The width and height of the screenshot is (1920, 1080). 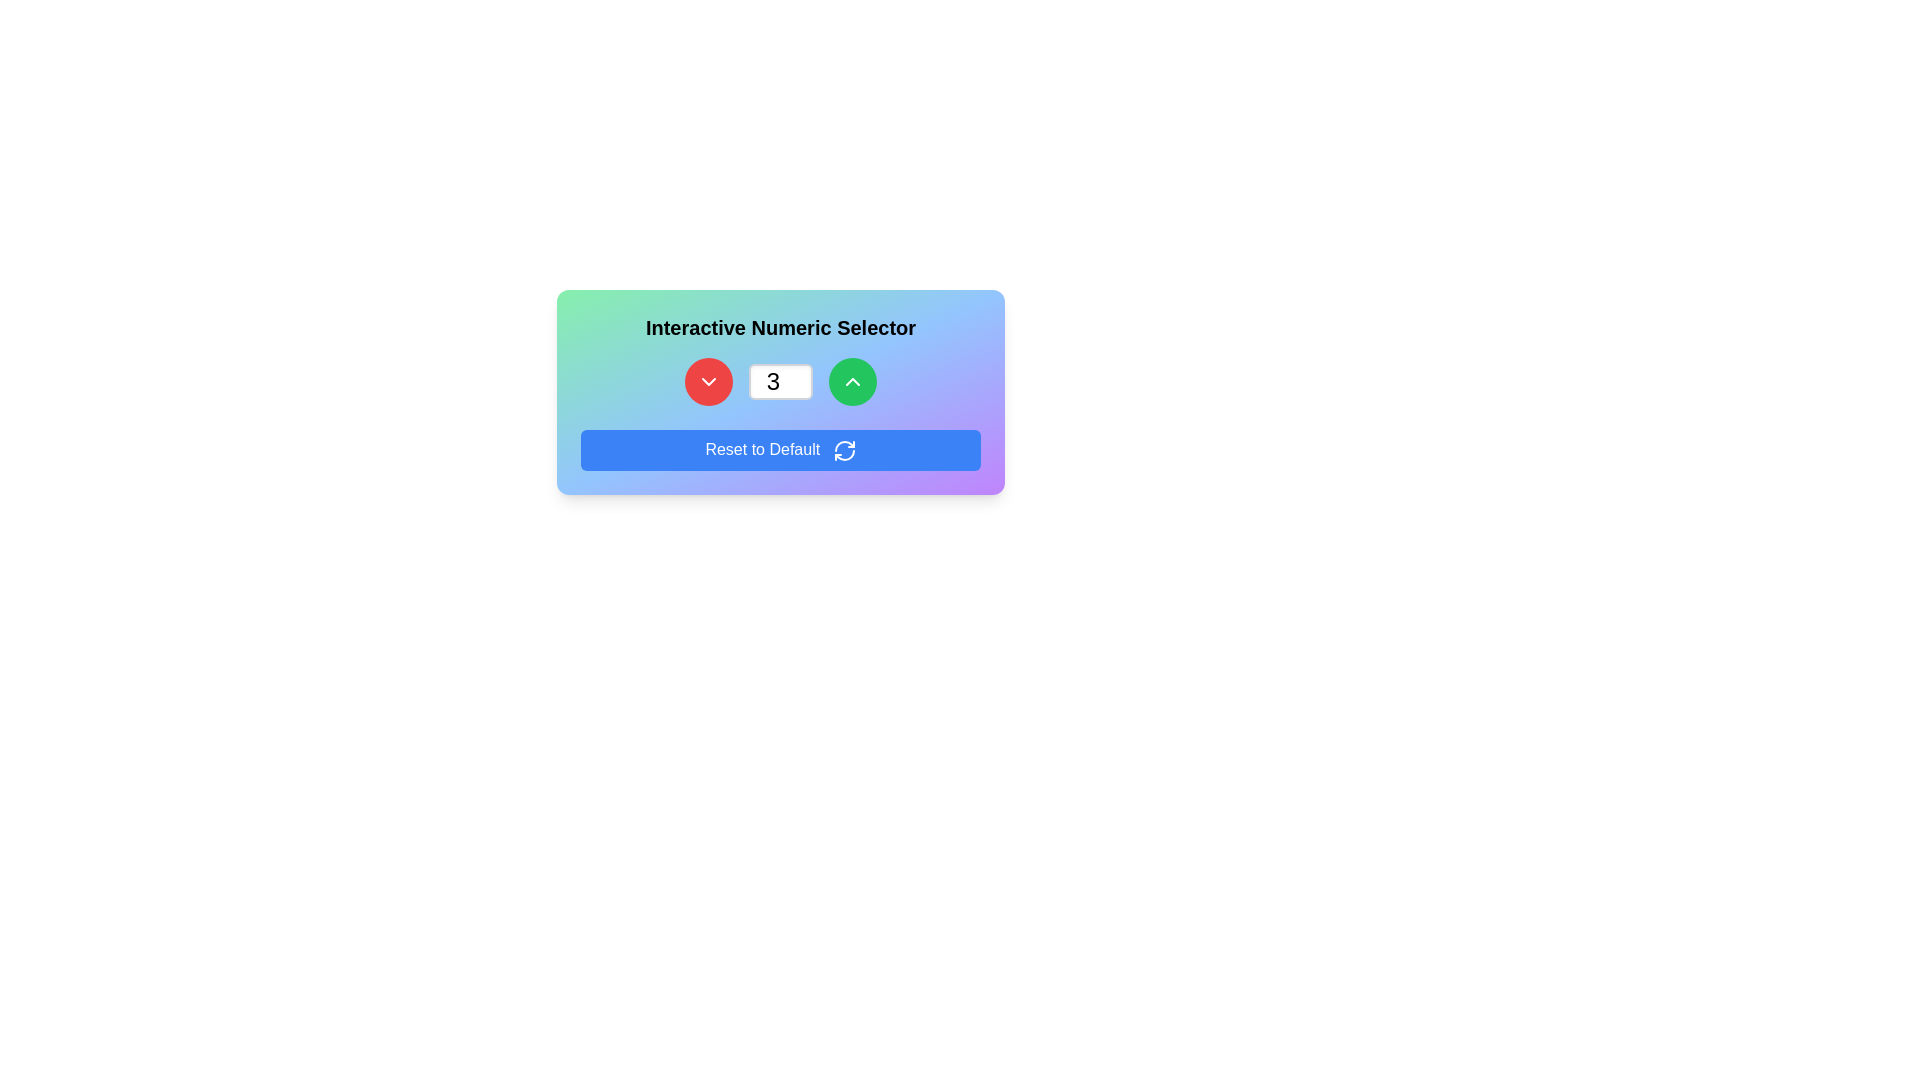 What do you see at coordinates (709, 381) in the screenshot?
I see `the first button on the left that decrements the adjacent numeric input field's value` at bounding box center [709, 381].